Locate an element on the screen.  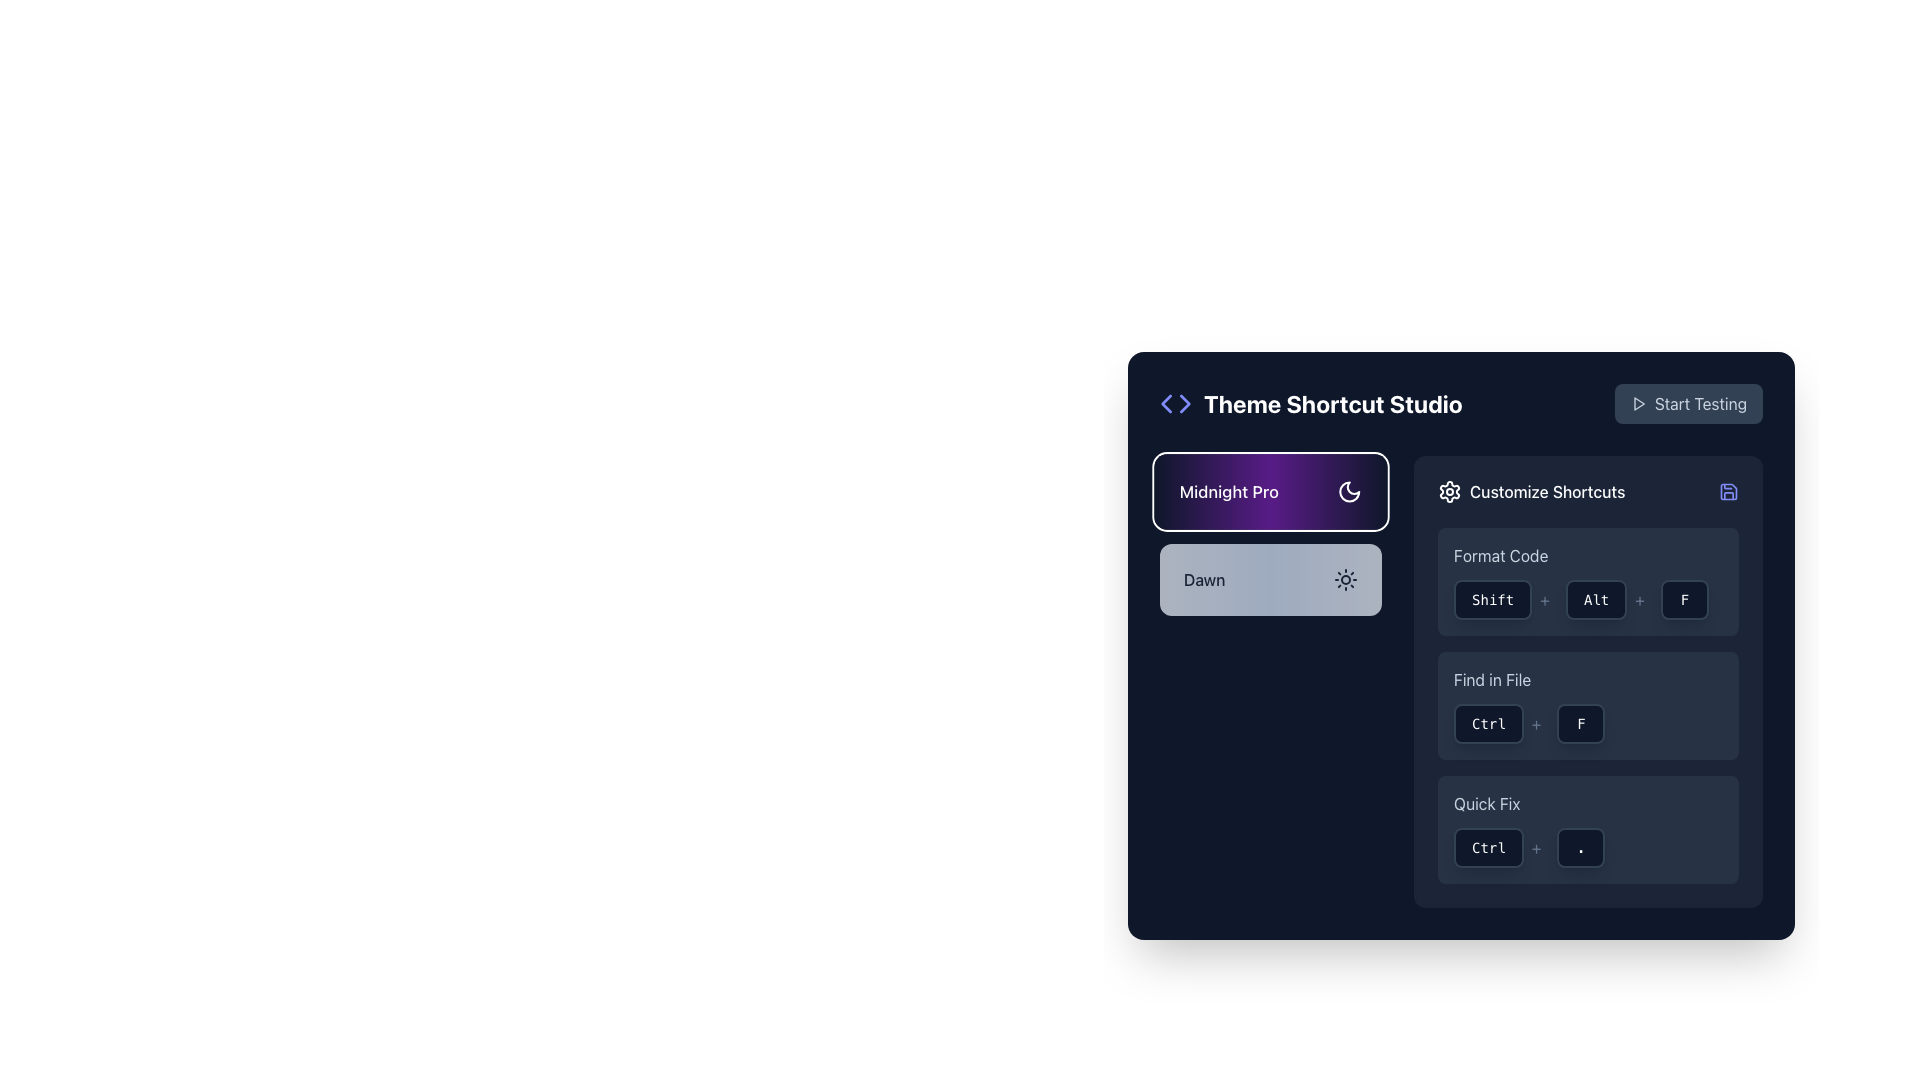
the 'Ctrl' button, which is a rectangular button with a dark gray background and white text, located in the 'Quick Fix' section of the 'Customize Shortcuts' panel is located at coordinates (1488, 848).